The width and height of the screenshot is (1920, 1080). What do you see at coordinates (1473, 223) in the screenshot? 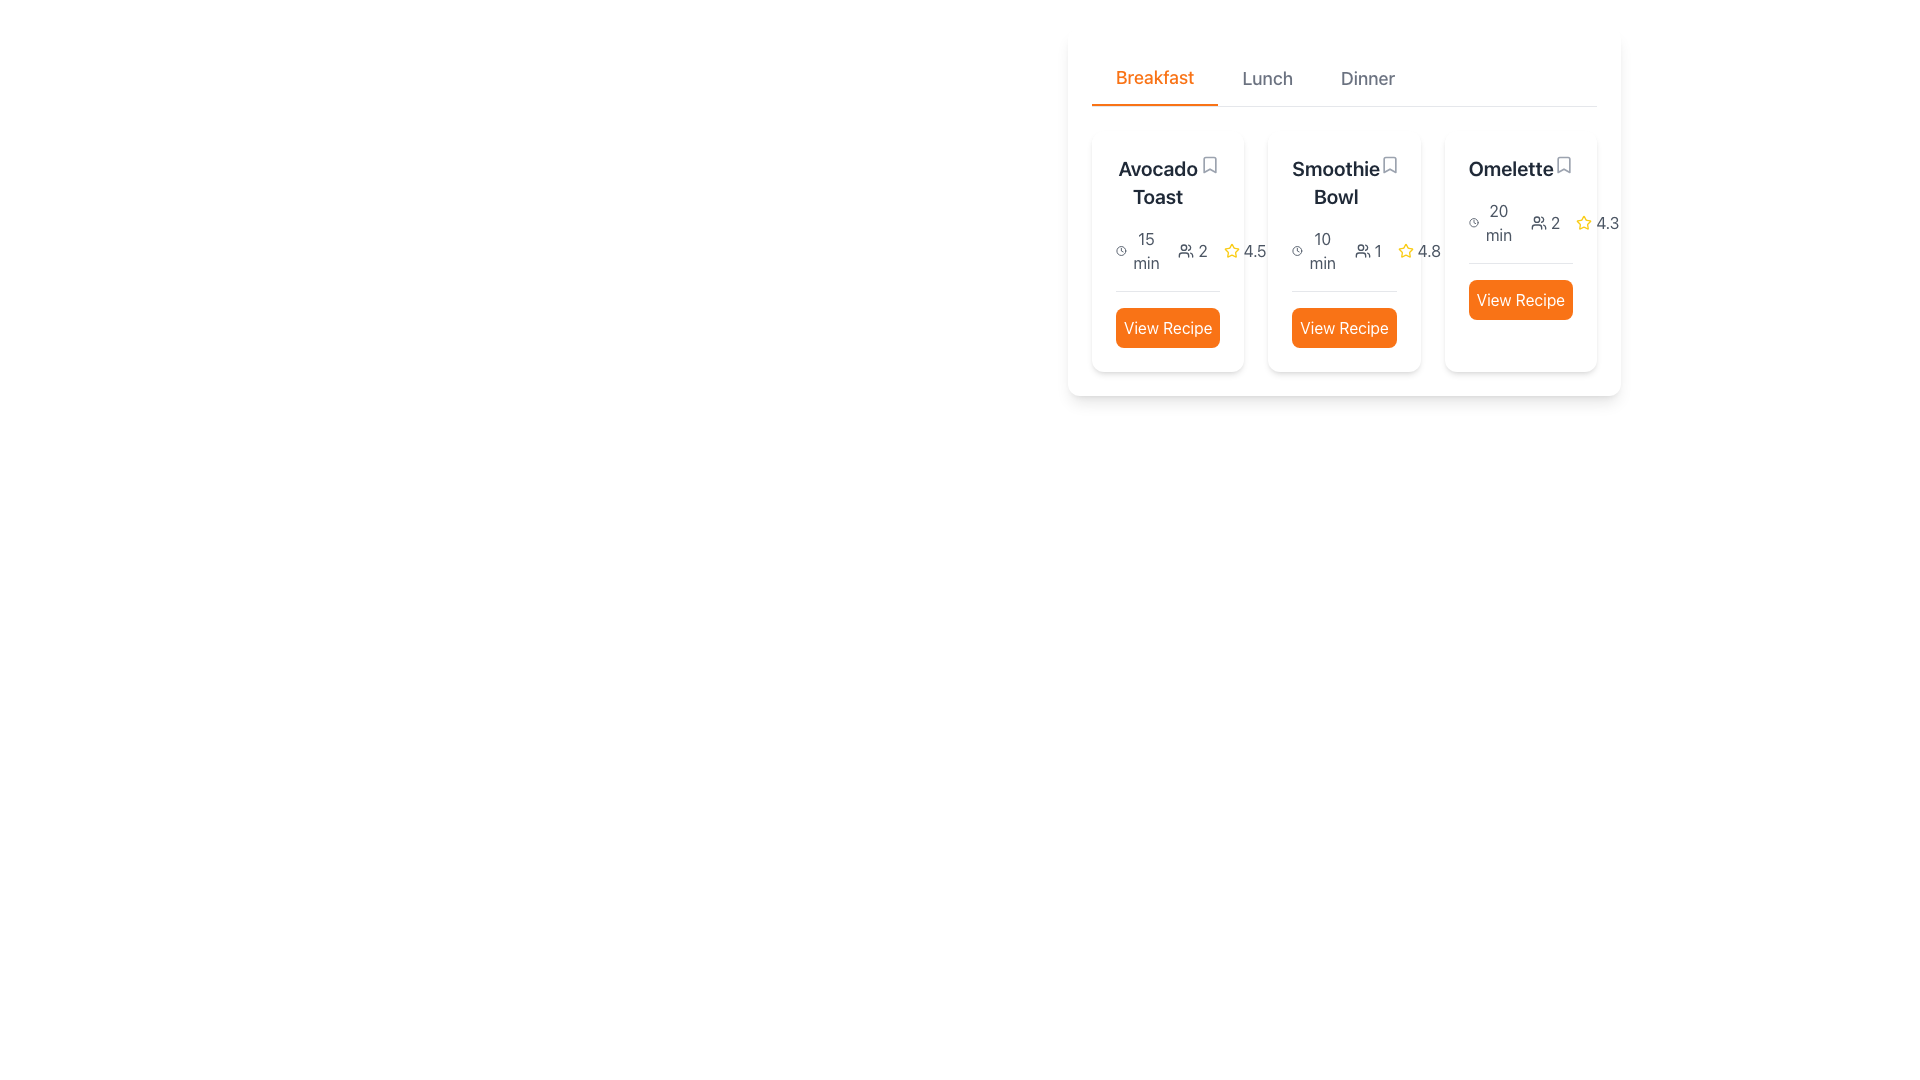
I see `the outer circular outline of the clock-shaped SVG icon that represents time, located near the text for the 'Omelette' recipe in the breakfast section` at bounding box center [1473, 223].